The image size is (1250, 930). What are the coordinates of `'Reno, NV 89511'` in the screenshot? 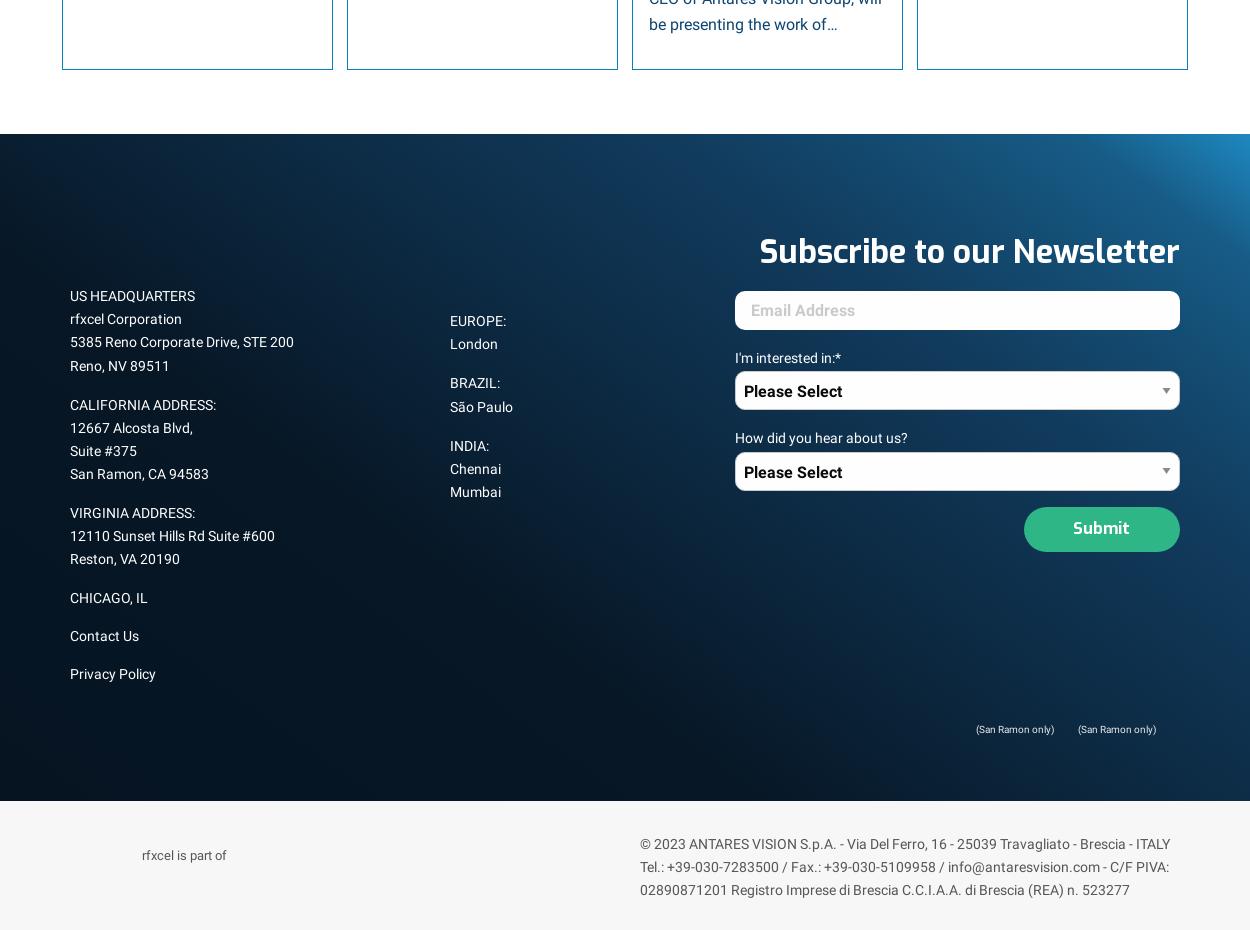 It's located at (119, 364).